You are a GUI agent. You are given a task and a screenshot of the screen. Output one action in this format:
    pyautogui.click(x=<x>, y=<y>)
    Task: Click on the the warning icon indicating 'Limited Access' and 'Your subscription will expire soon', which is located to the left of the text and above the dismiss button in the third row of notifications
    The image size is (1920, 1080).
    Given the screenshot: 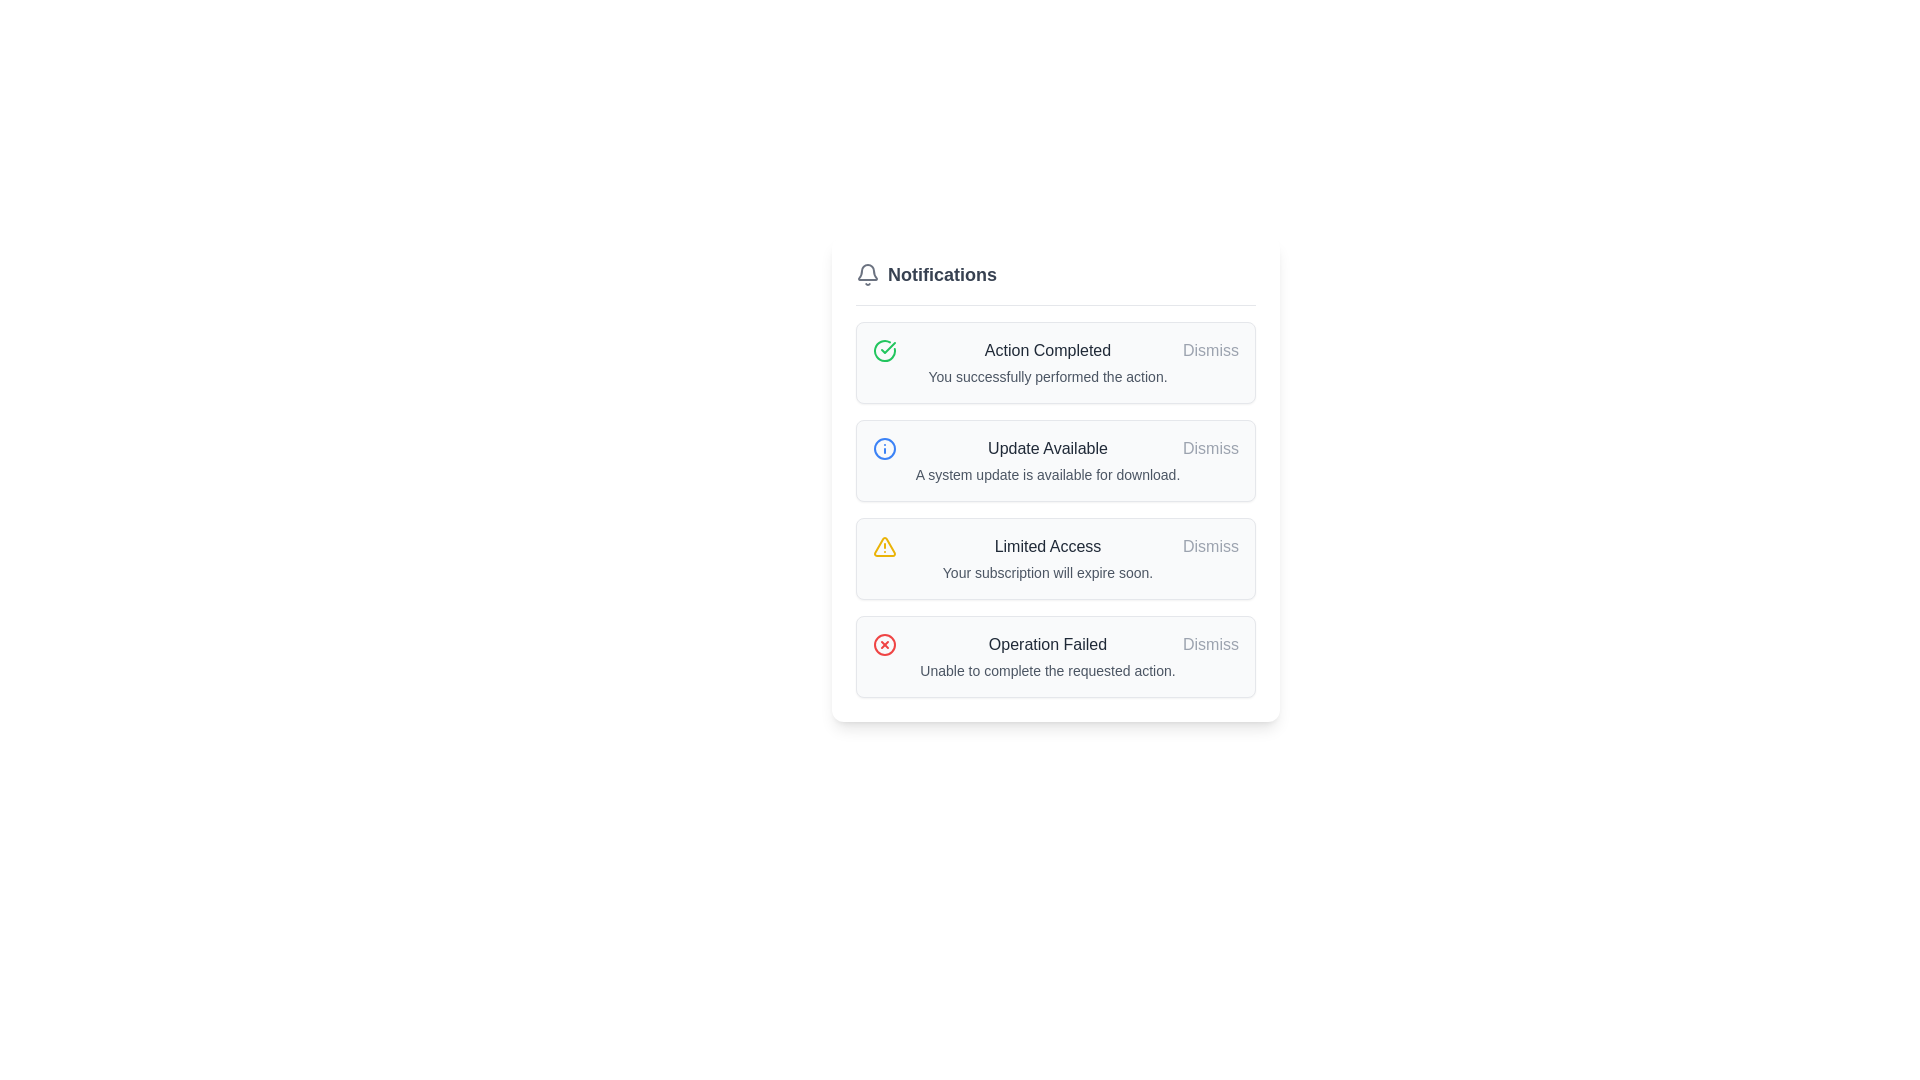 What is the action you would take?
    pyautogui.click(x=883, y=547)
    